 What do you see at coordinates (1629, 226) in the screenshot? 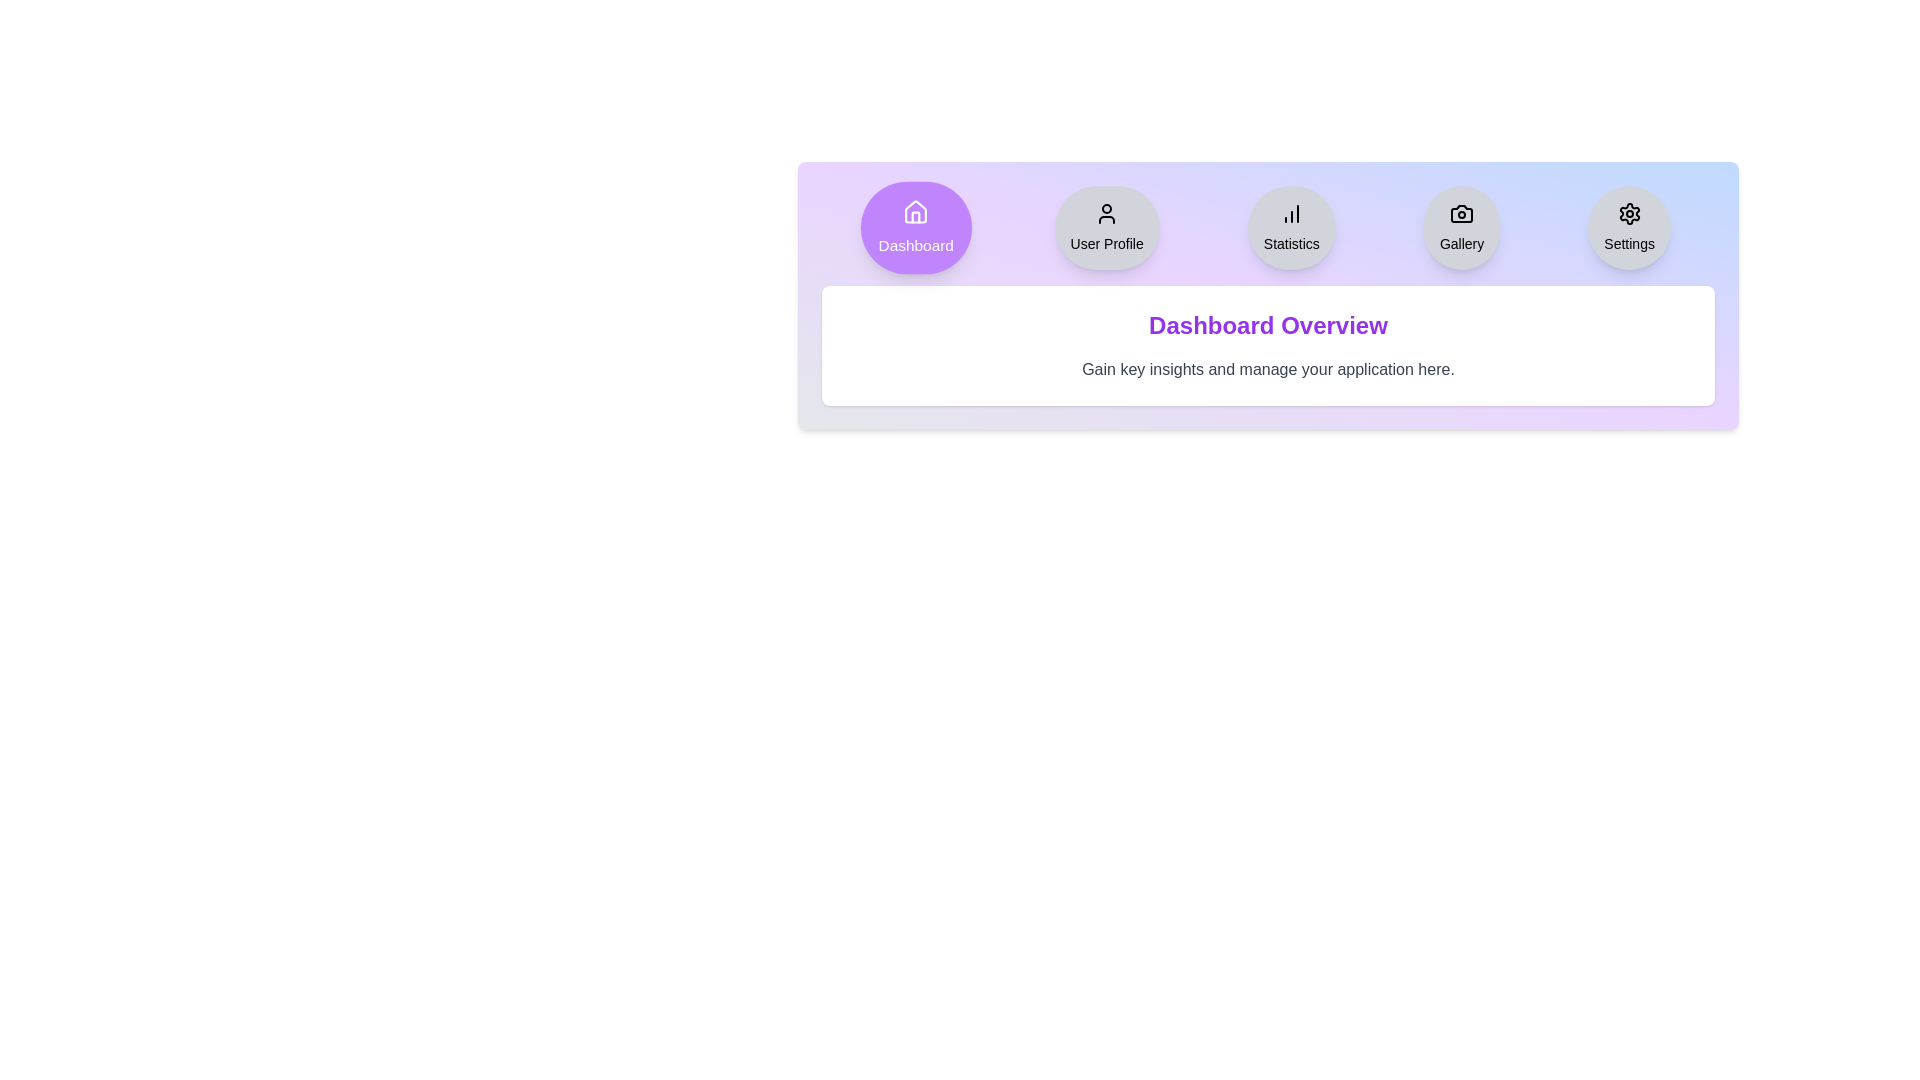
I see `the fifth button in the navigation bar` at bounding box center [1629, 226].